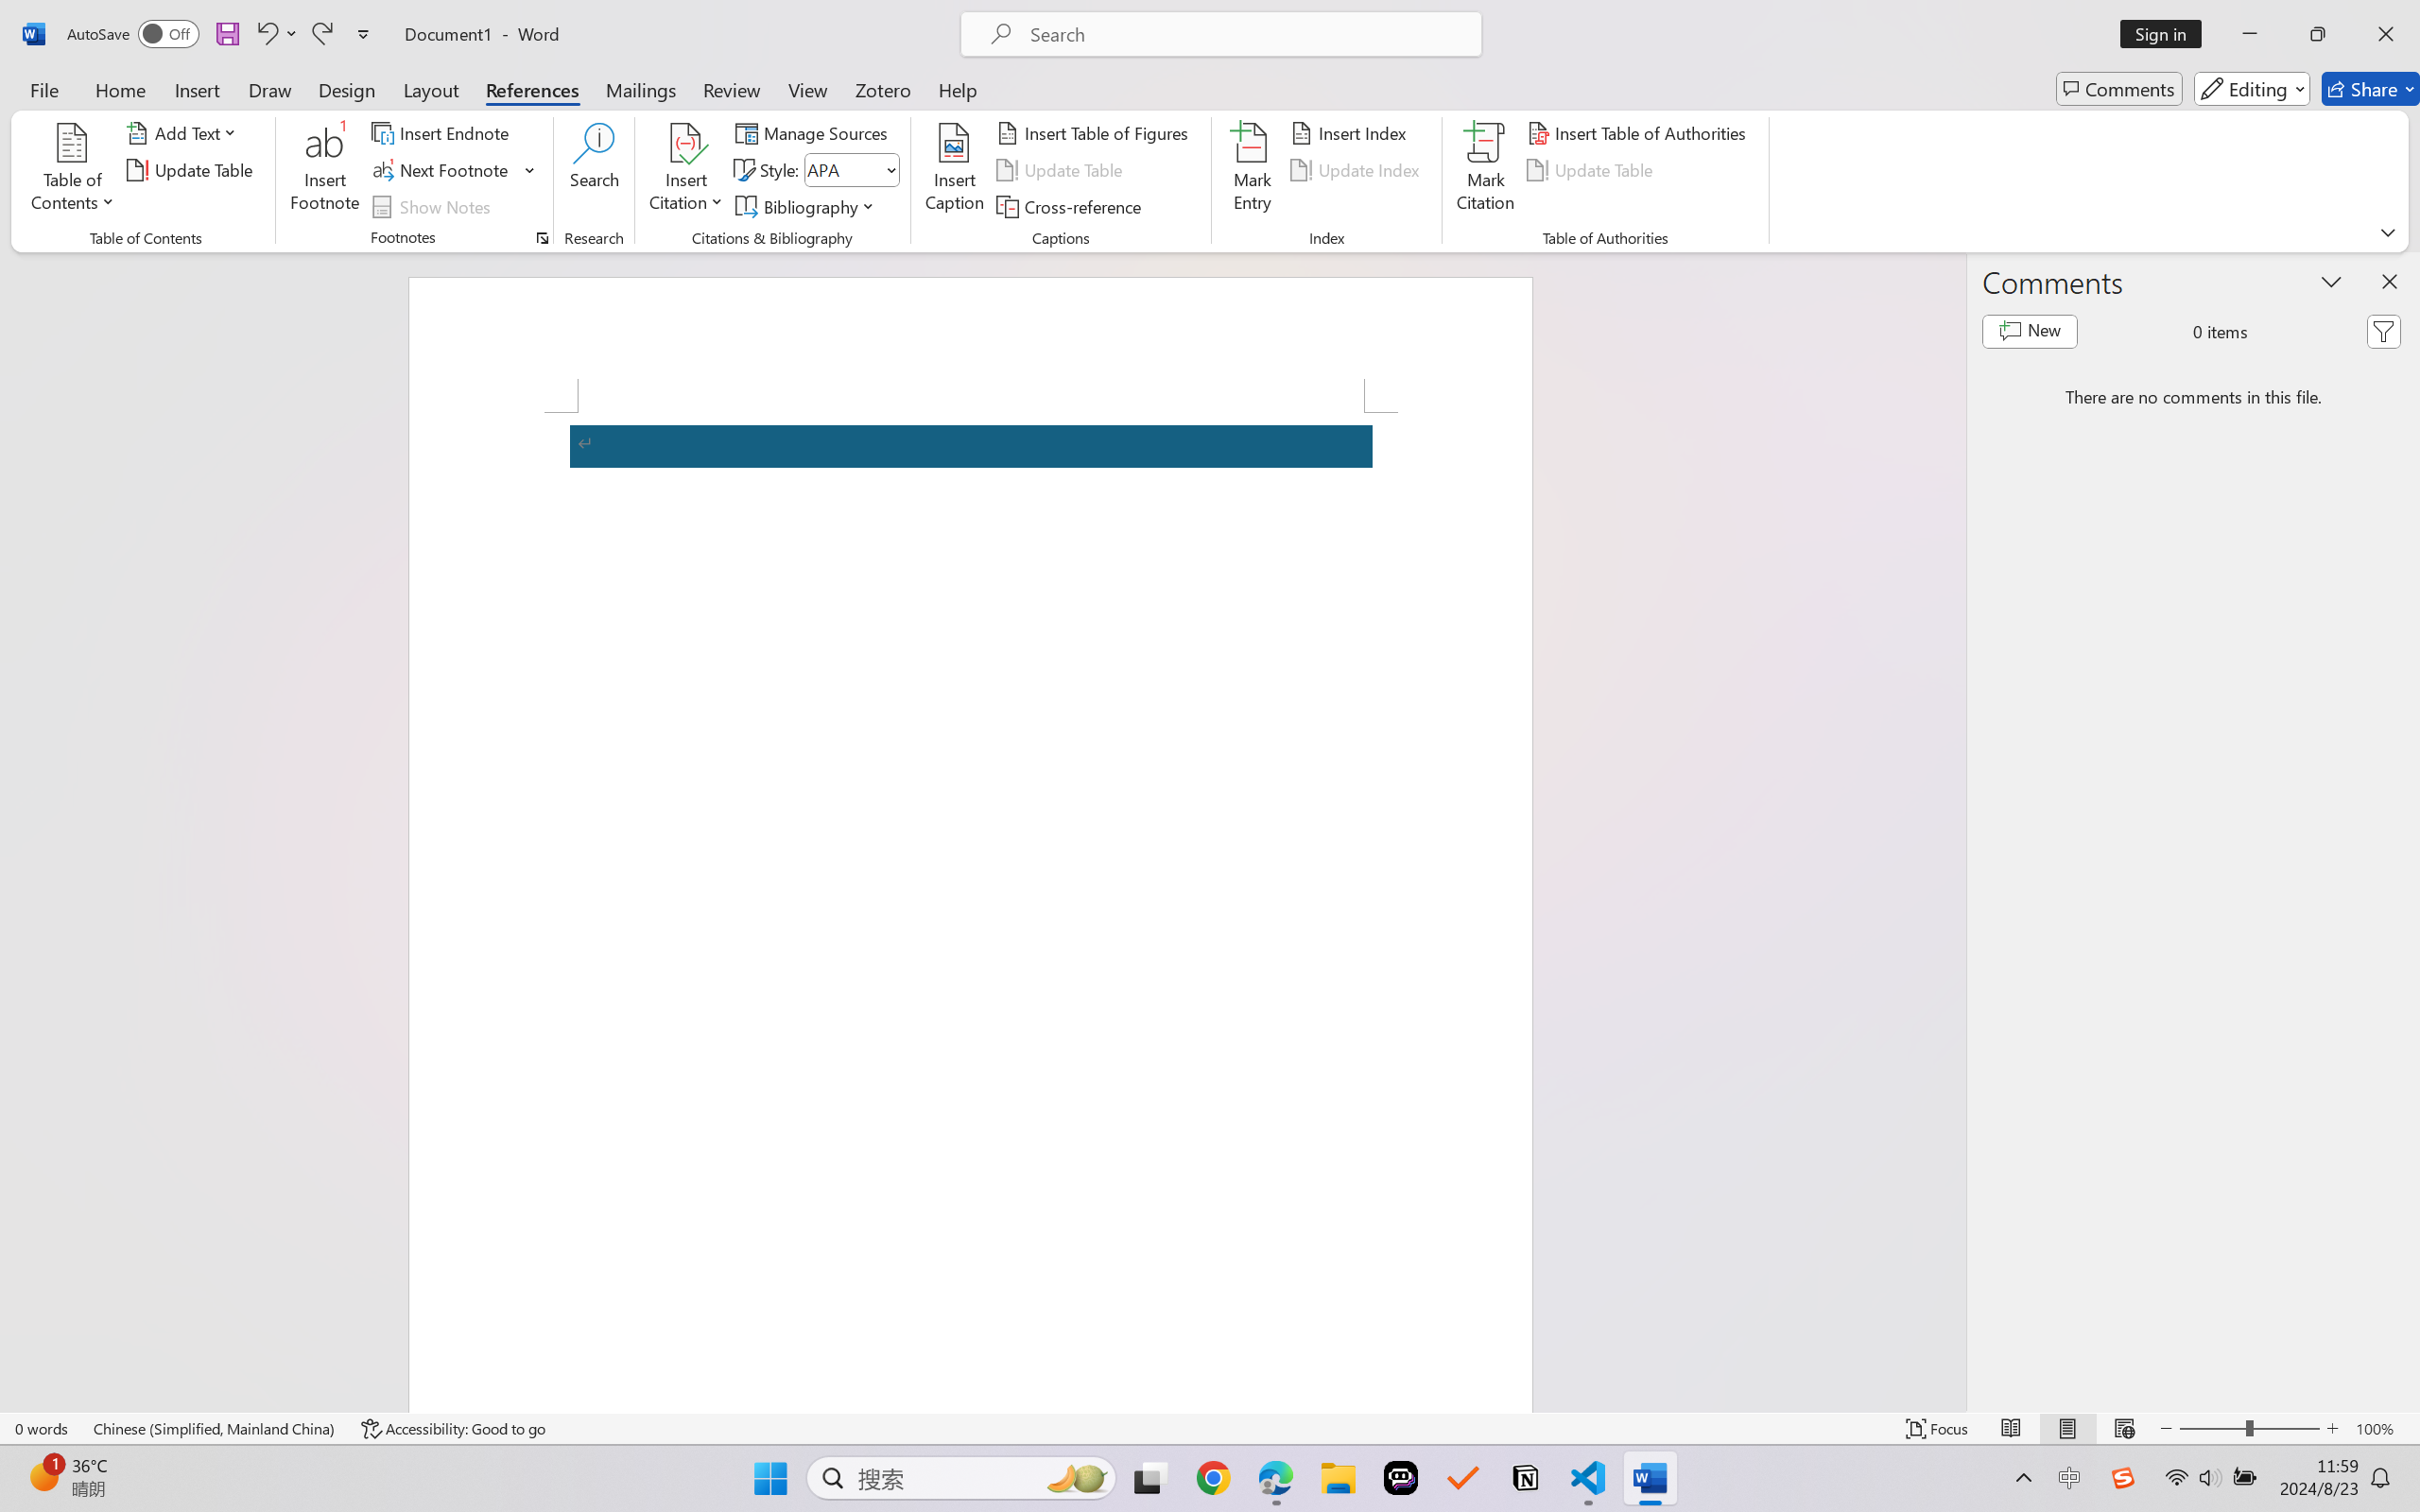 The height and width of the screenshot is (1512, 2420). Describe the element at coordinates (851, 170) in the screenshot. I see `'Style'` at that location.